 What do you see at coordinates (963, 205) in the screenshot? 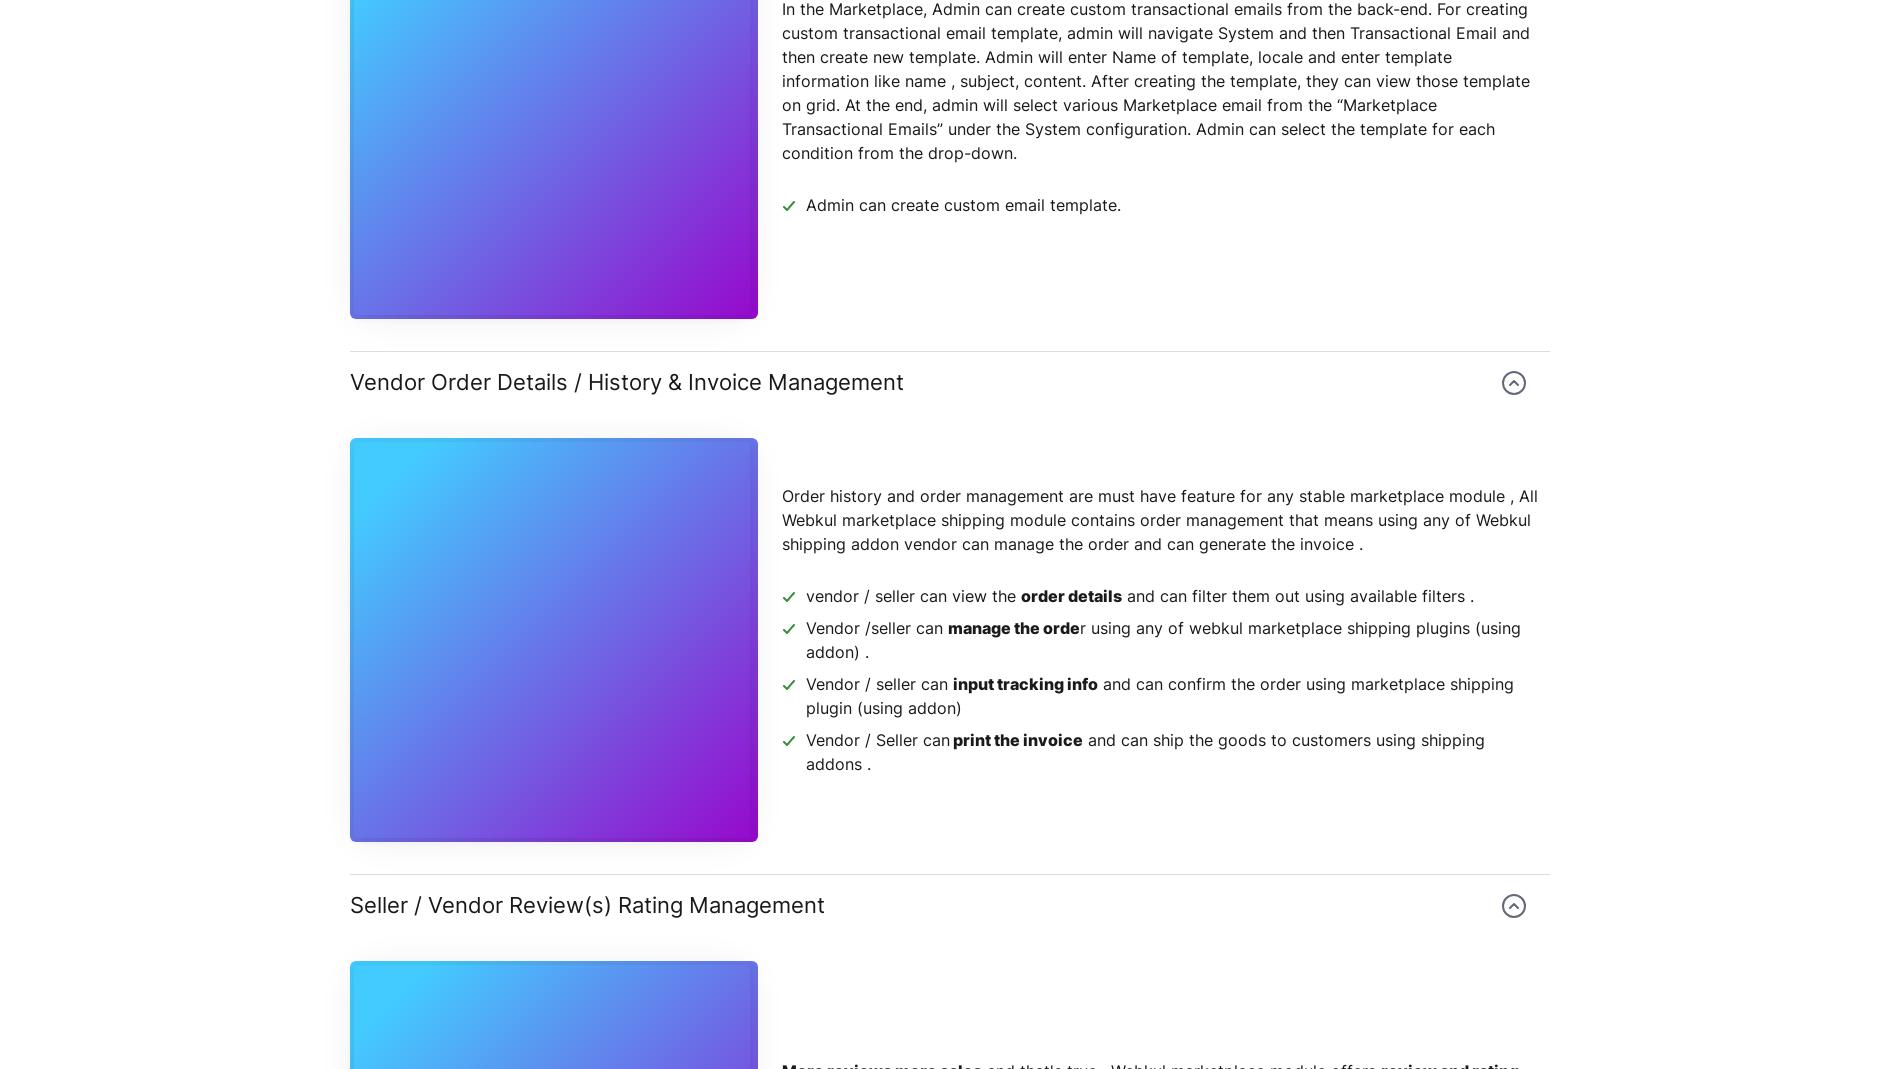
I see `'Admin can create custom email template.'` at bounding box center [963, 205].